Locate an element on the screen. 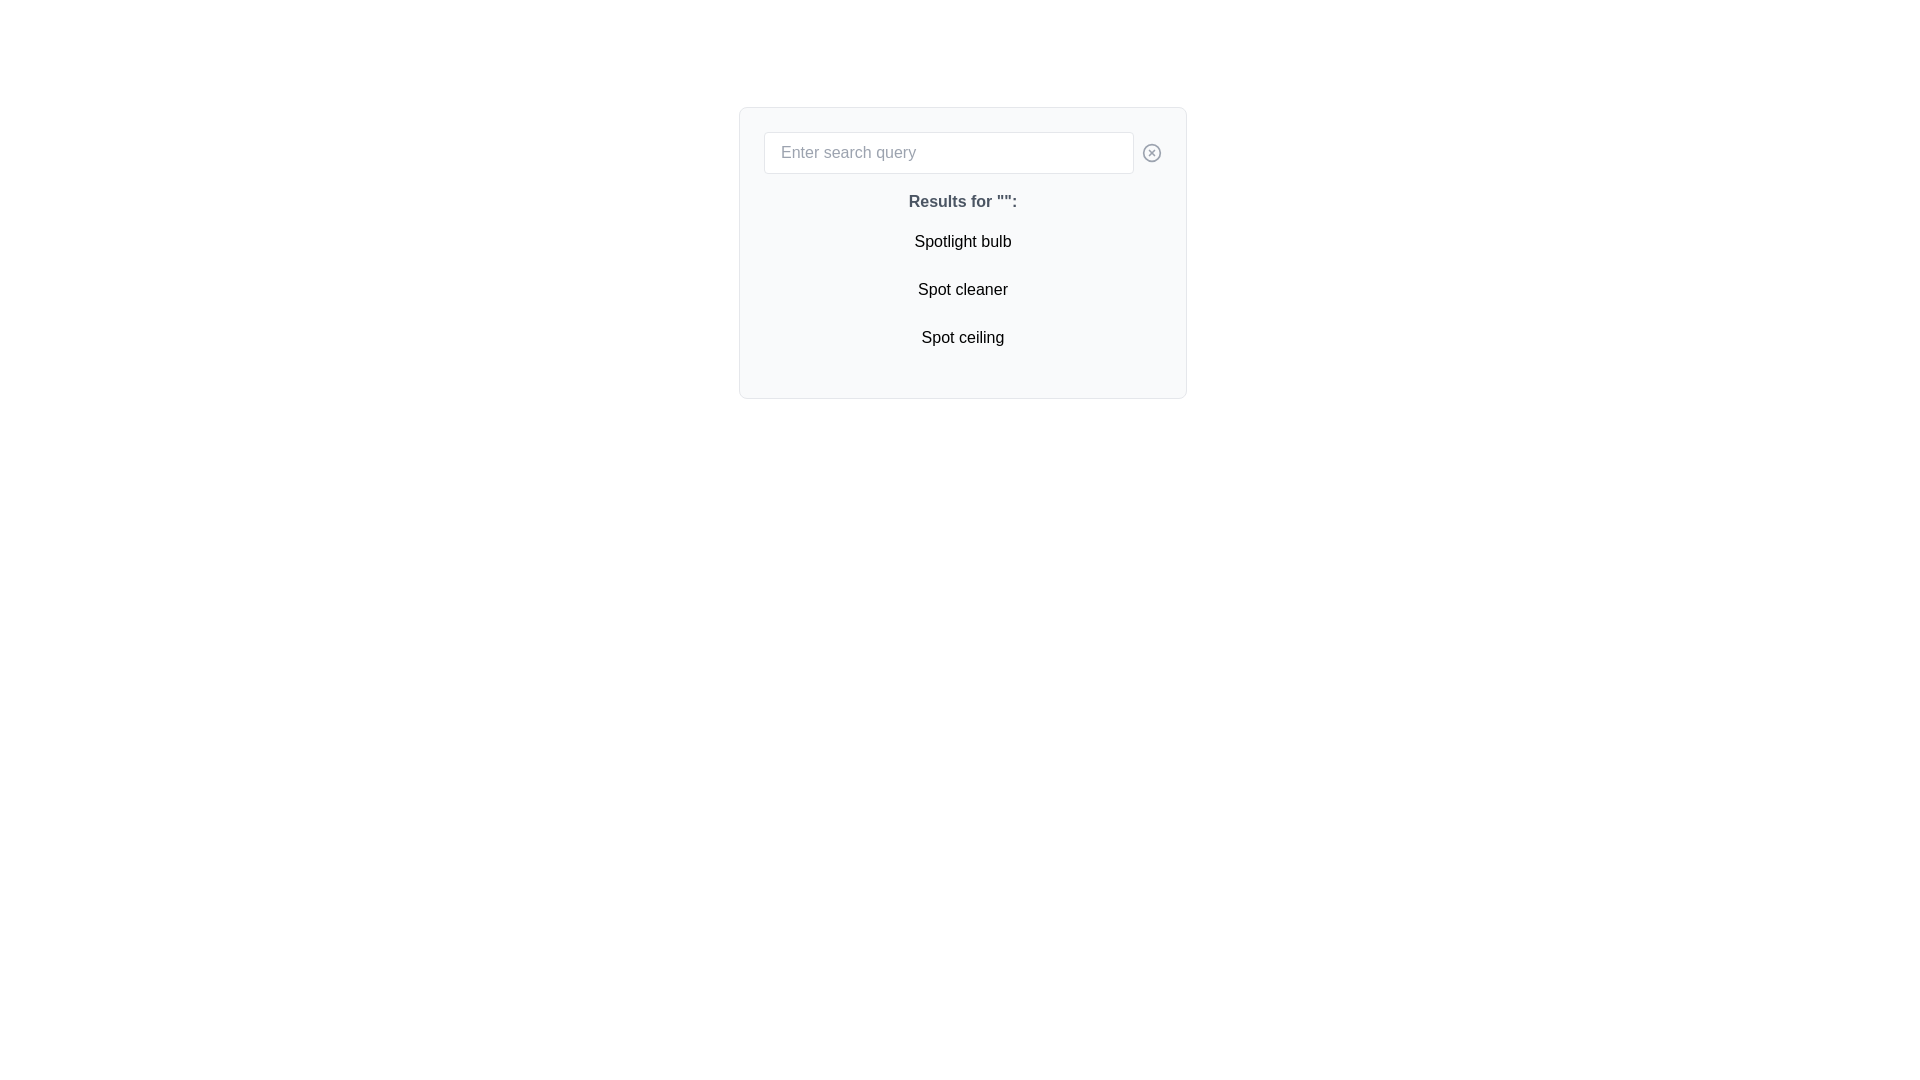 The width and height of the screenshot is (1920, 1080). text element, which is the lowercase letter 'p' in the word 'Spot cleaner', styled in a sans-serif font and colored black against a white background is located at coordinates (932, 289).